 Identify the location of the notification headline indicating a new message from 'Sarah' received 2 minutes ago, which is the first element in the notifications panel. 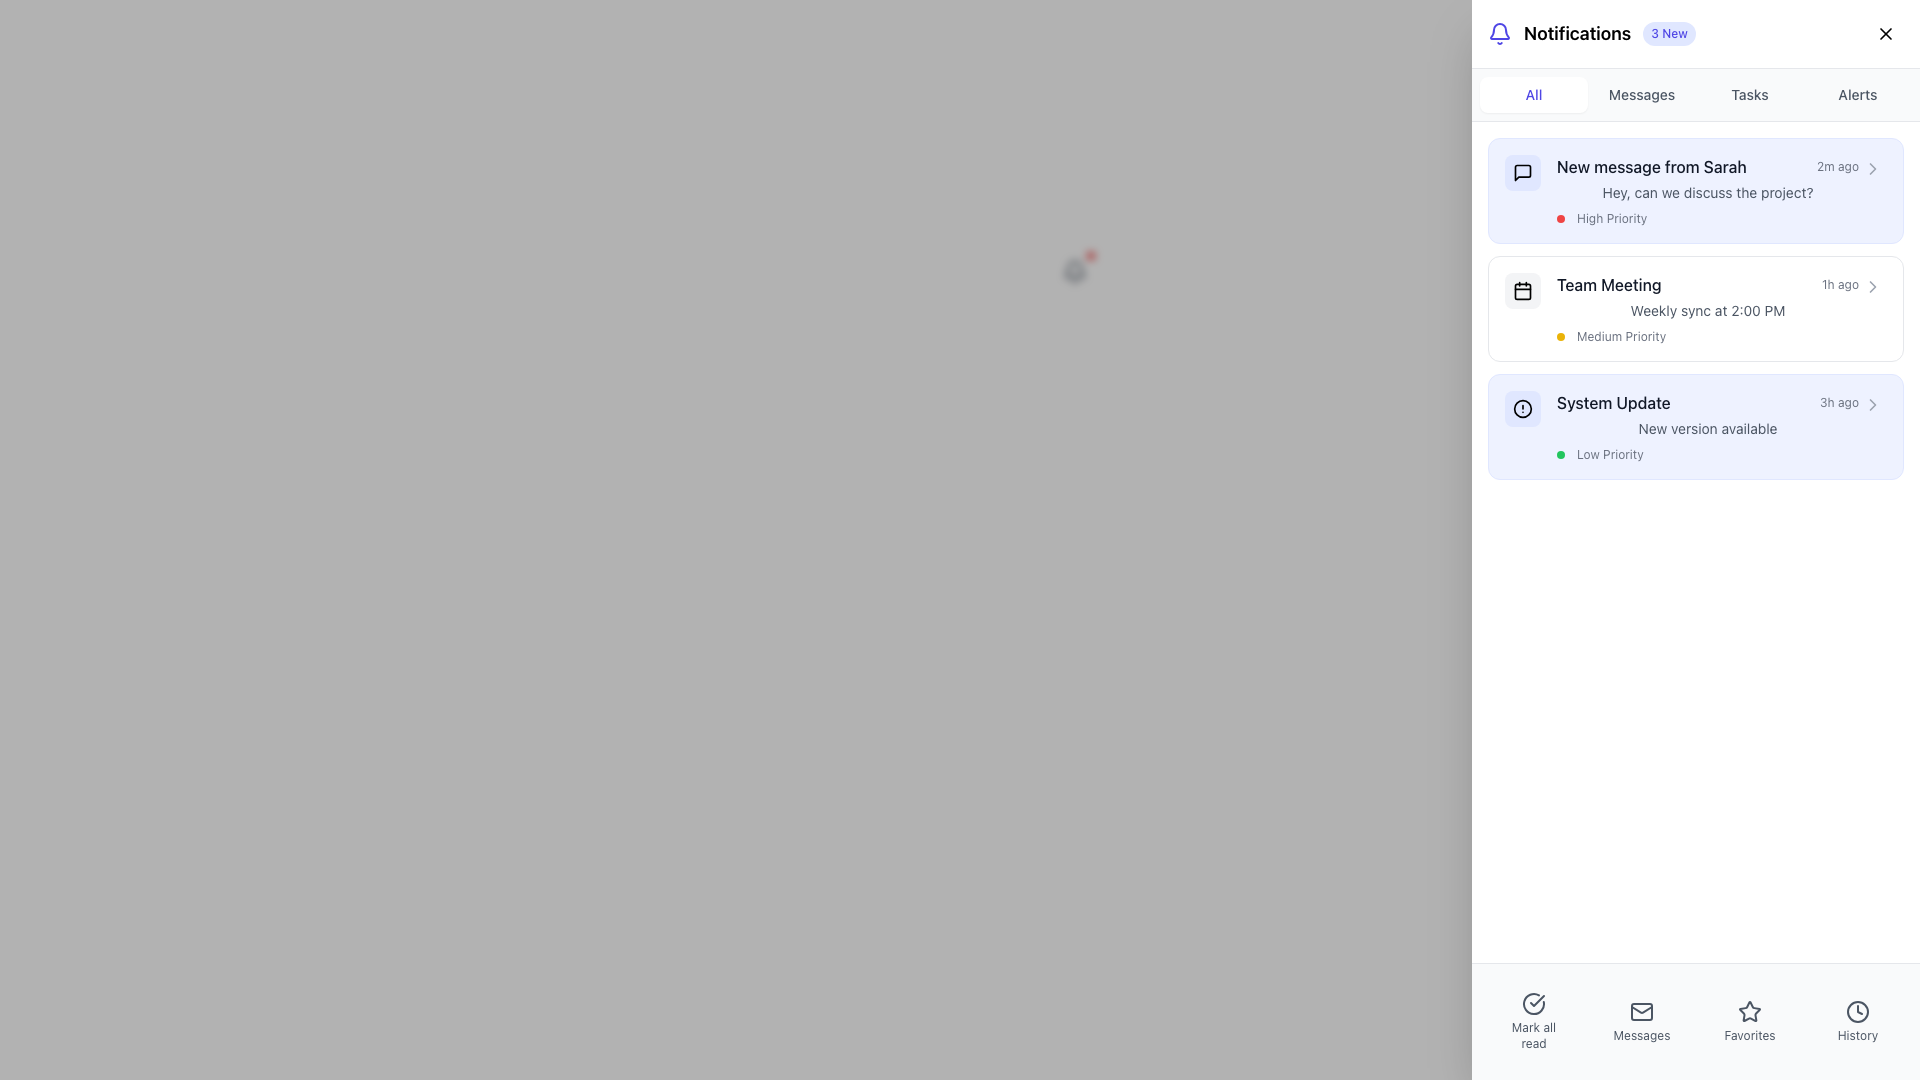
(1707, 165).